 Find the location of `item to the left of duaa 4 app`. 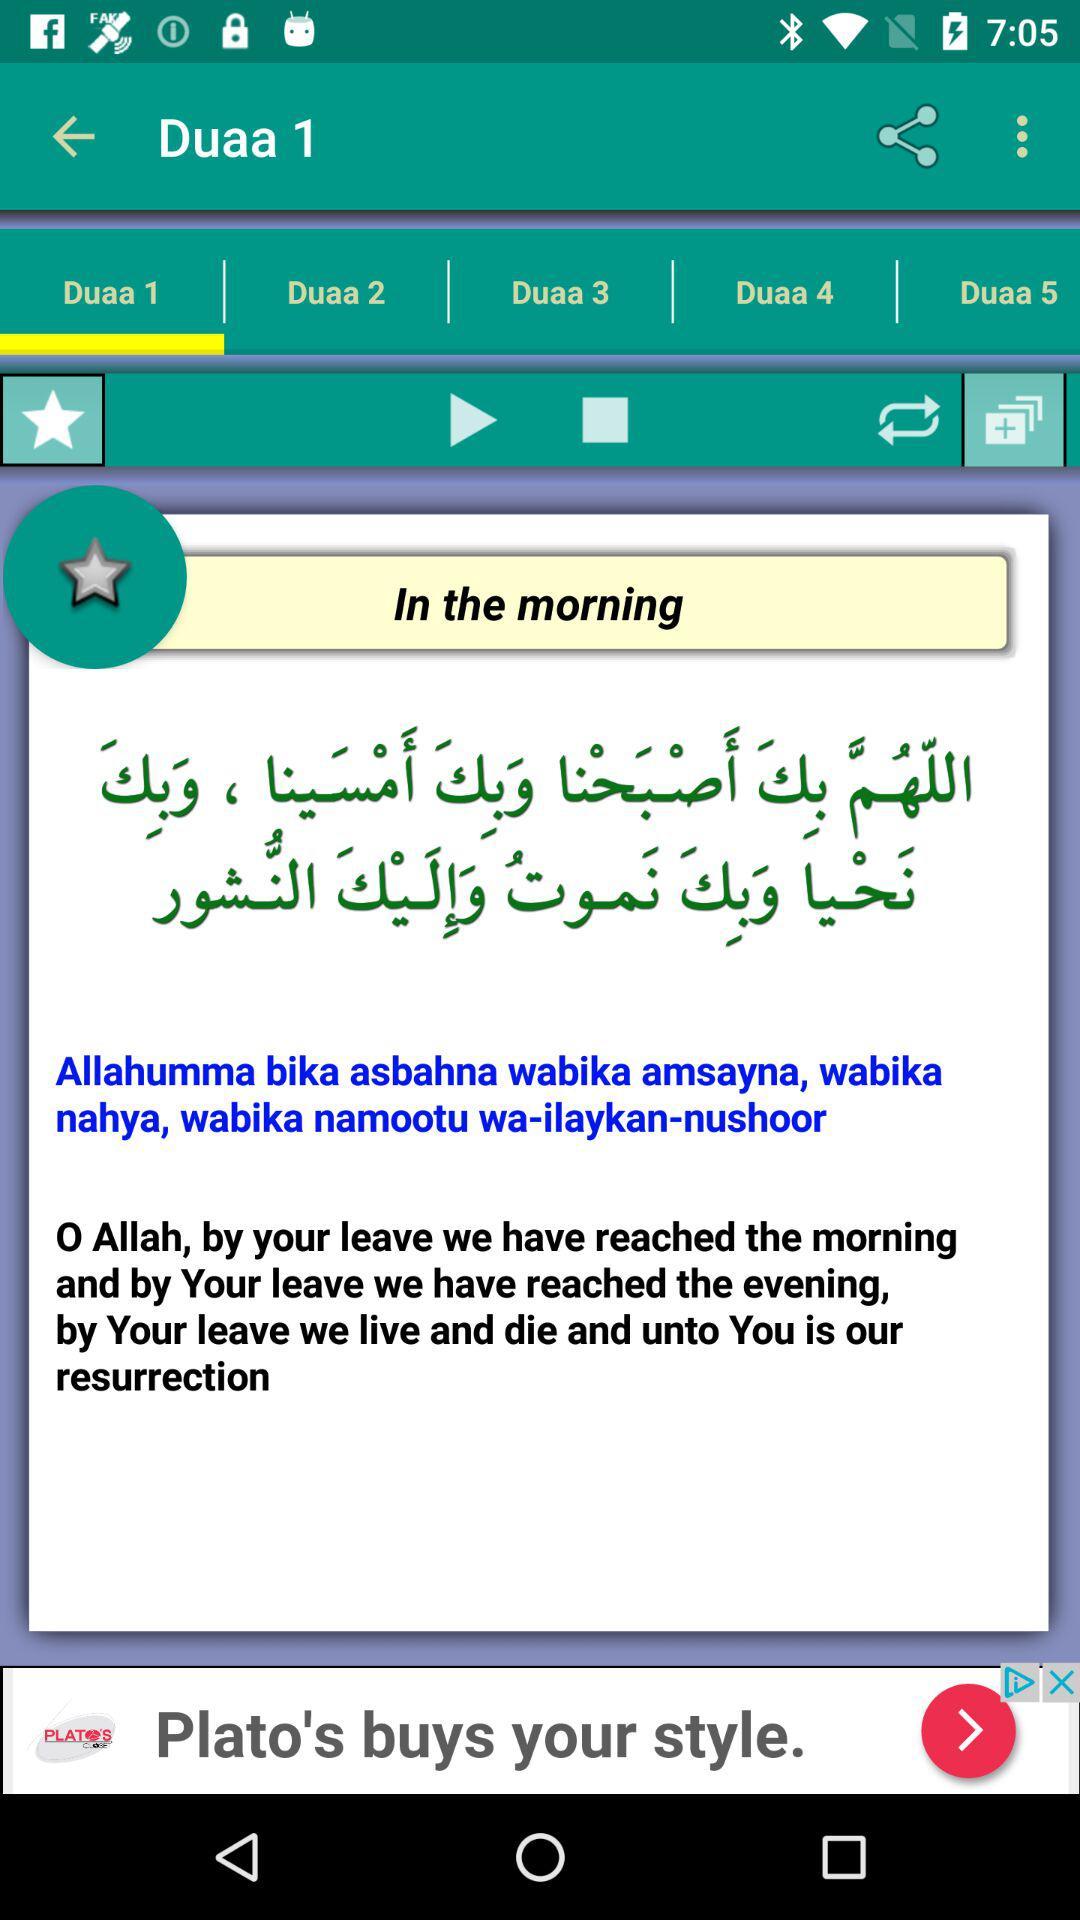

item to the left of duaa 4 app is located at coordinates (604, 419).